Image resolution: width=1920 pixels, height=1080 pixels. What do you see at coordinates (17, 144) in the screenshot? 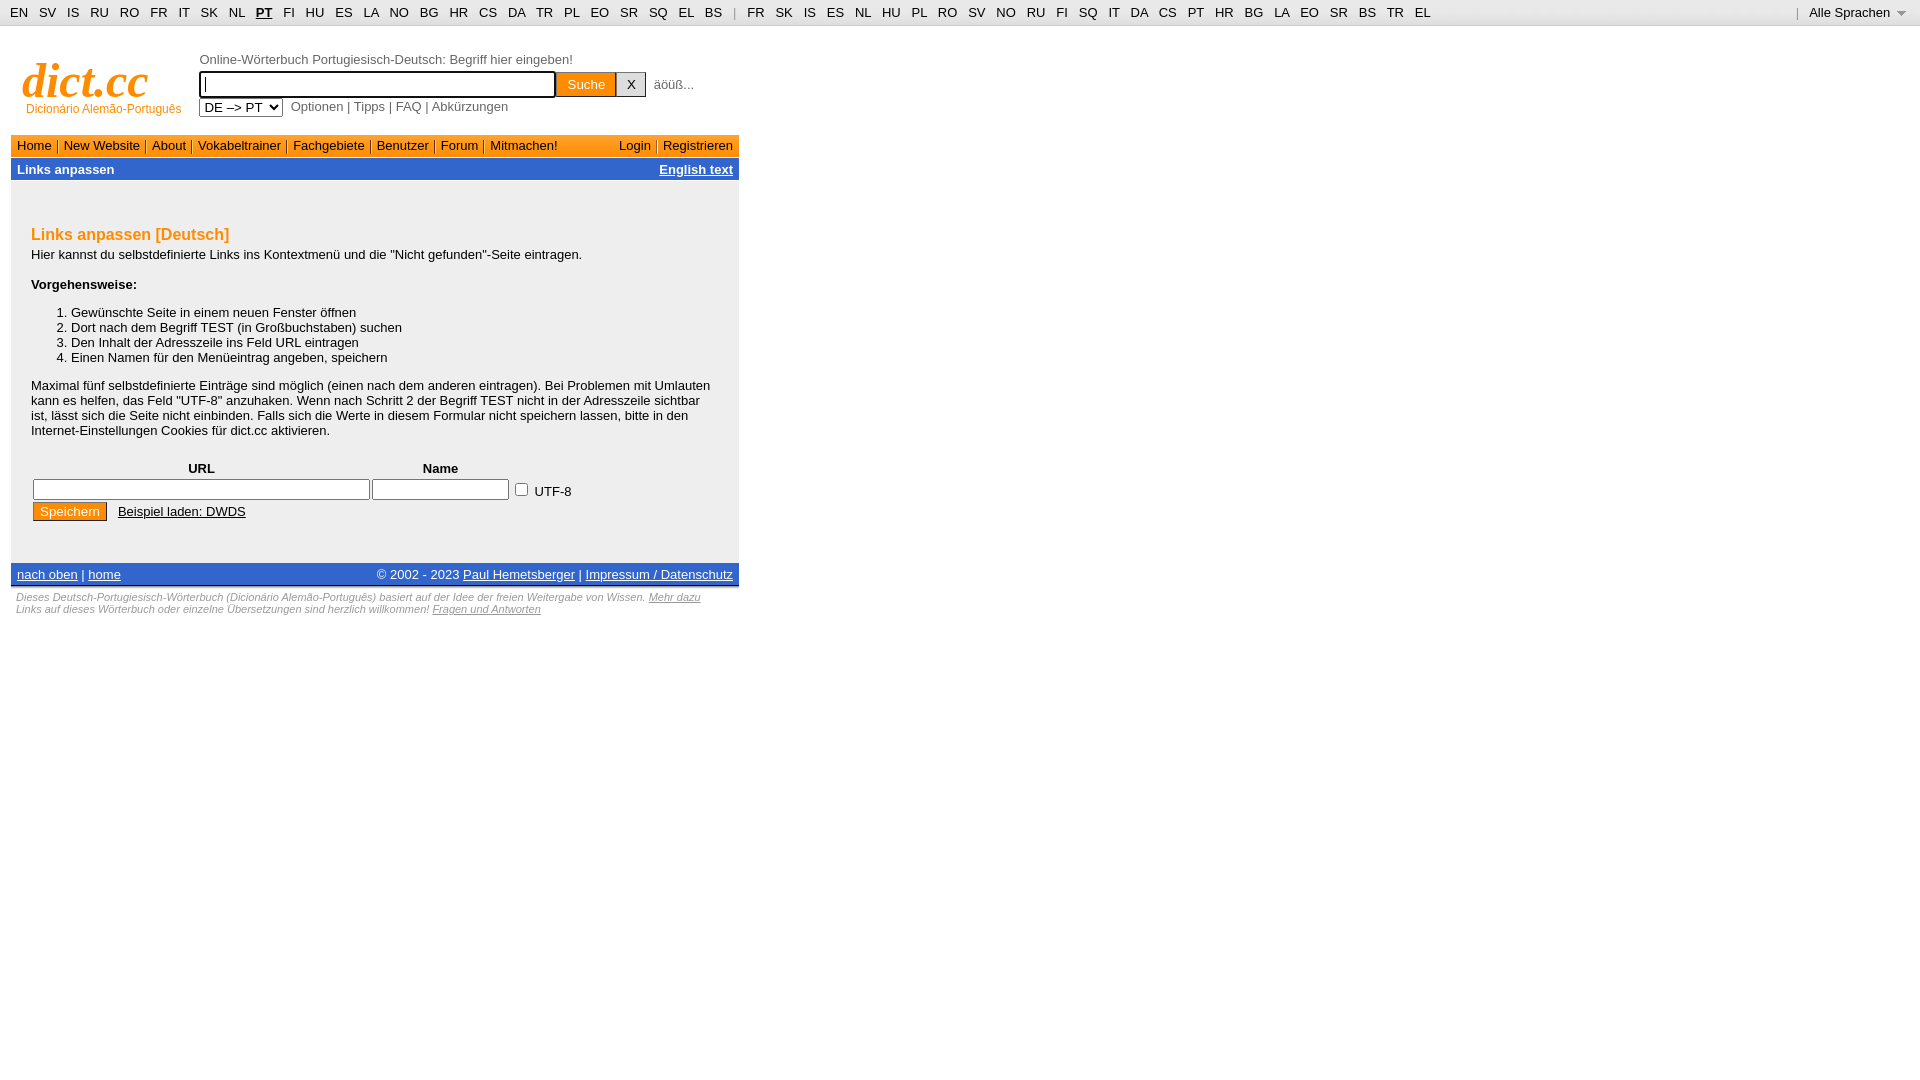
I see `'Home'` at bounding box center [17, 144].